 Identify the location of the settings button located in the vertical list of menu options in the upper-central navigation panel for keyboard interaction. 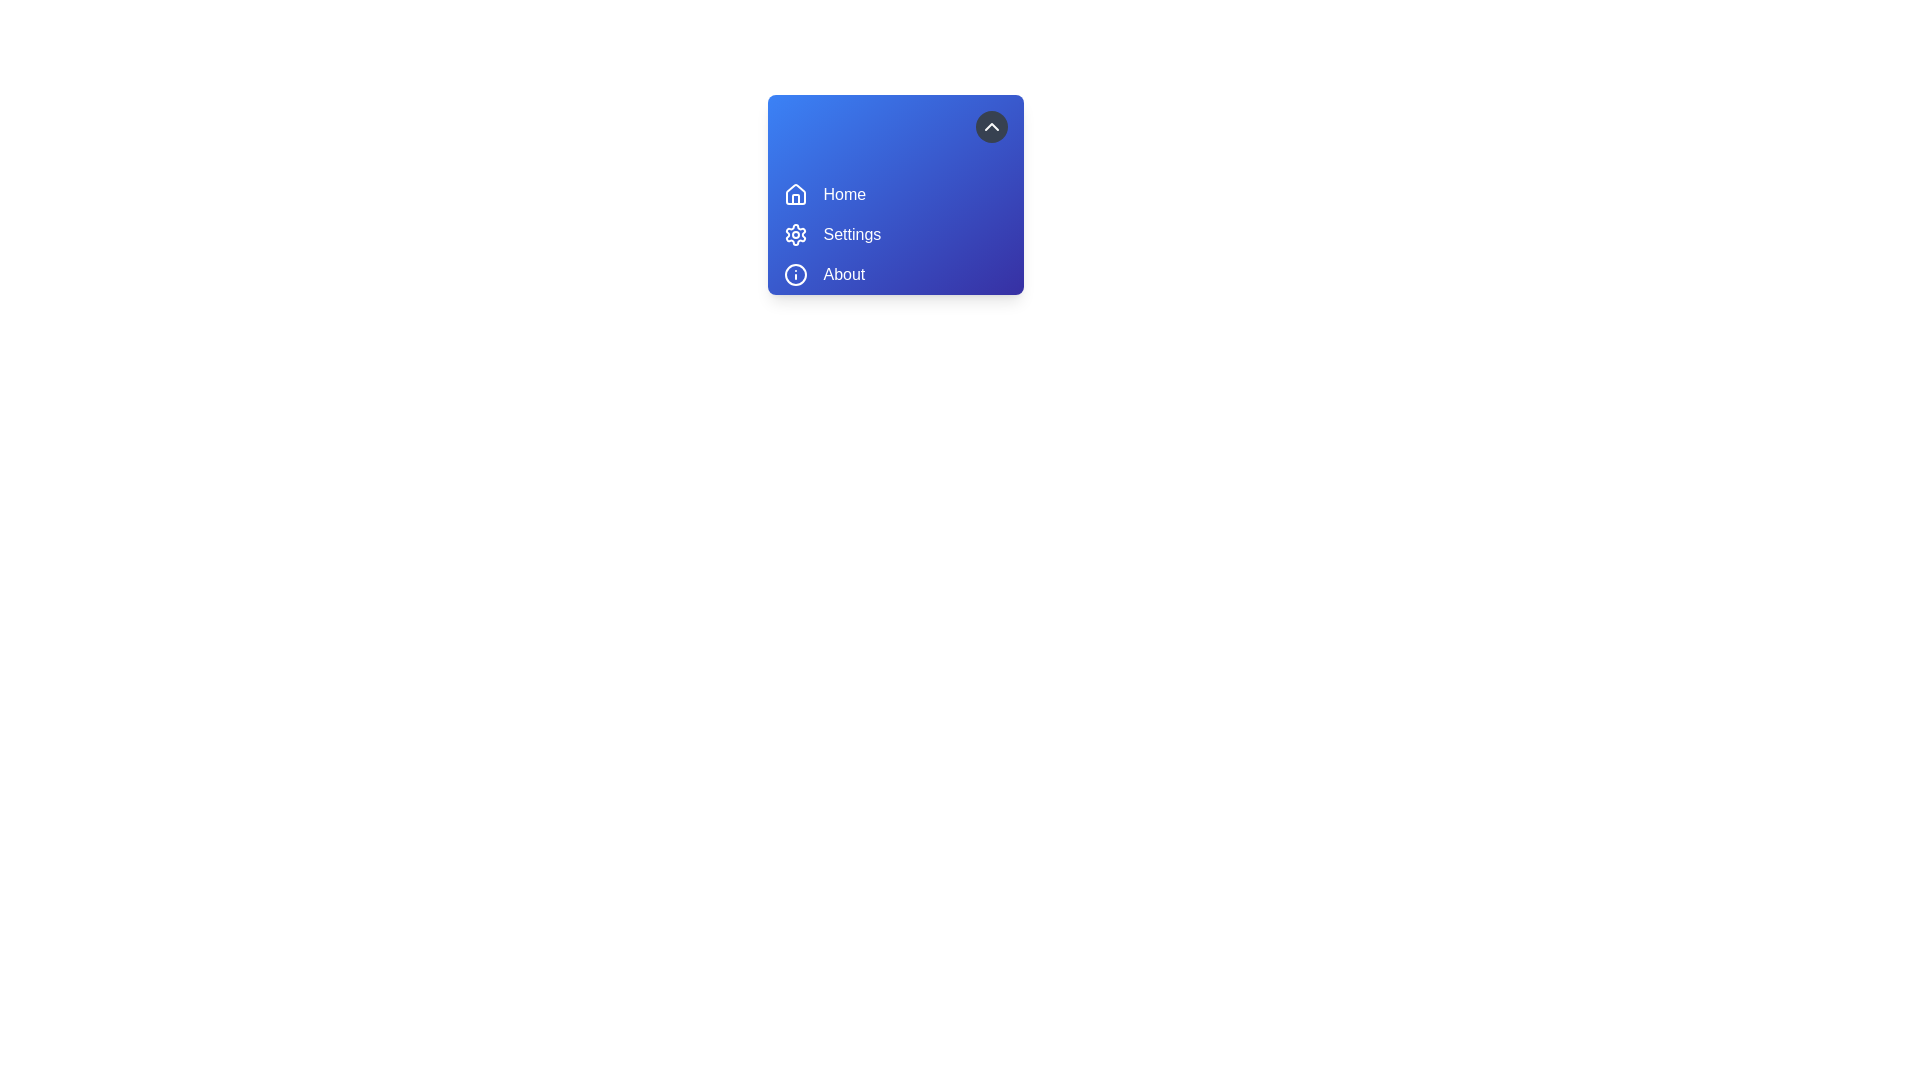
(894, 234).